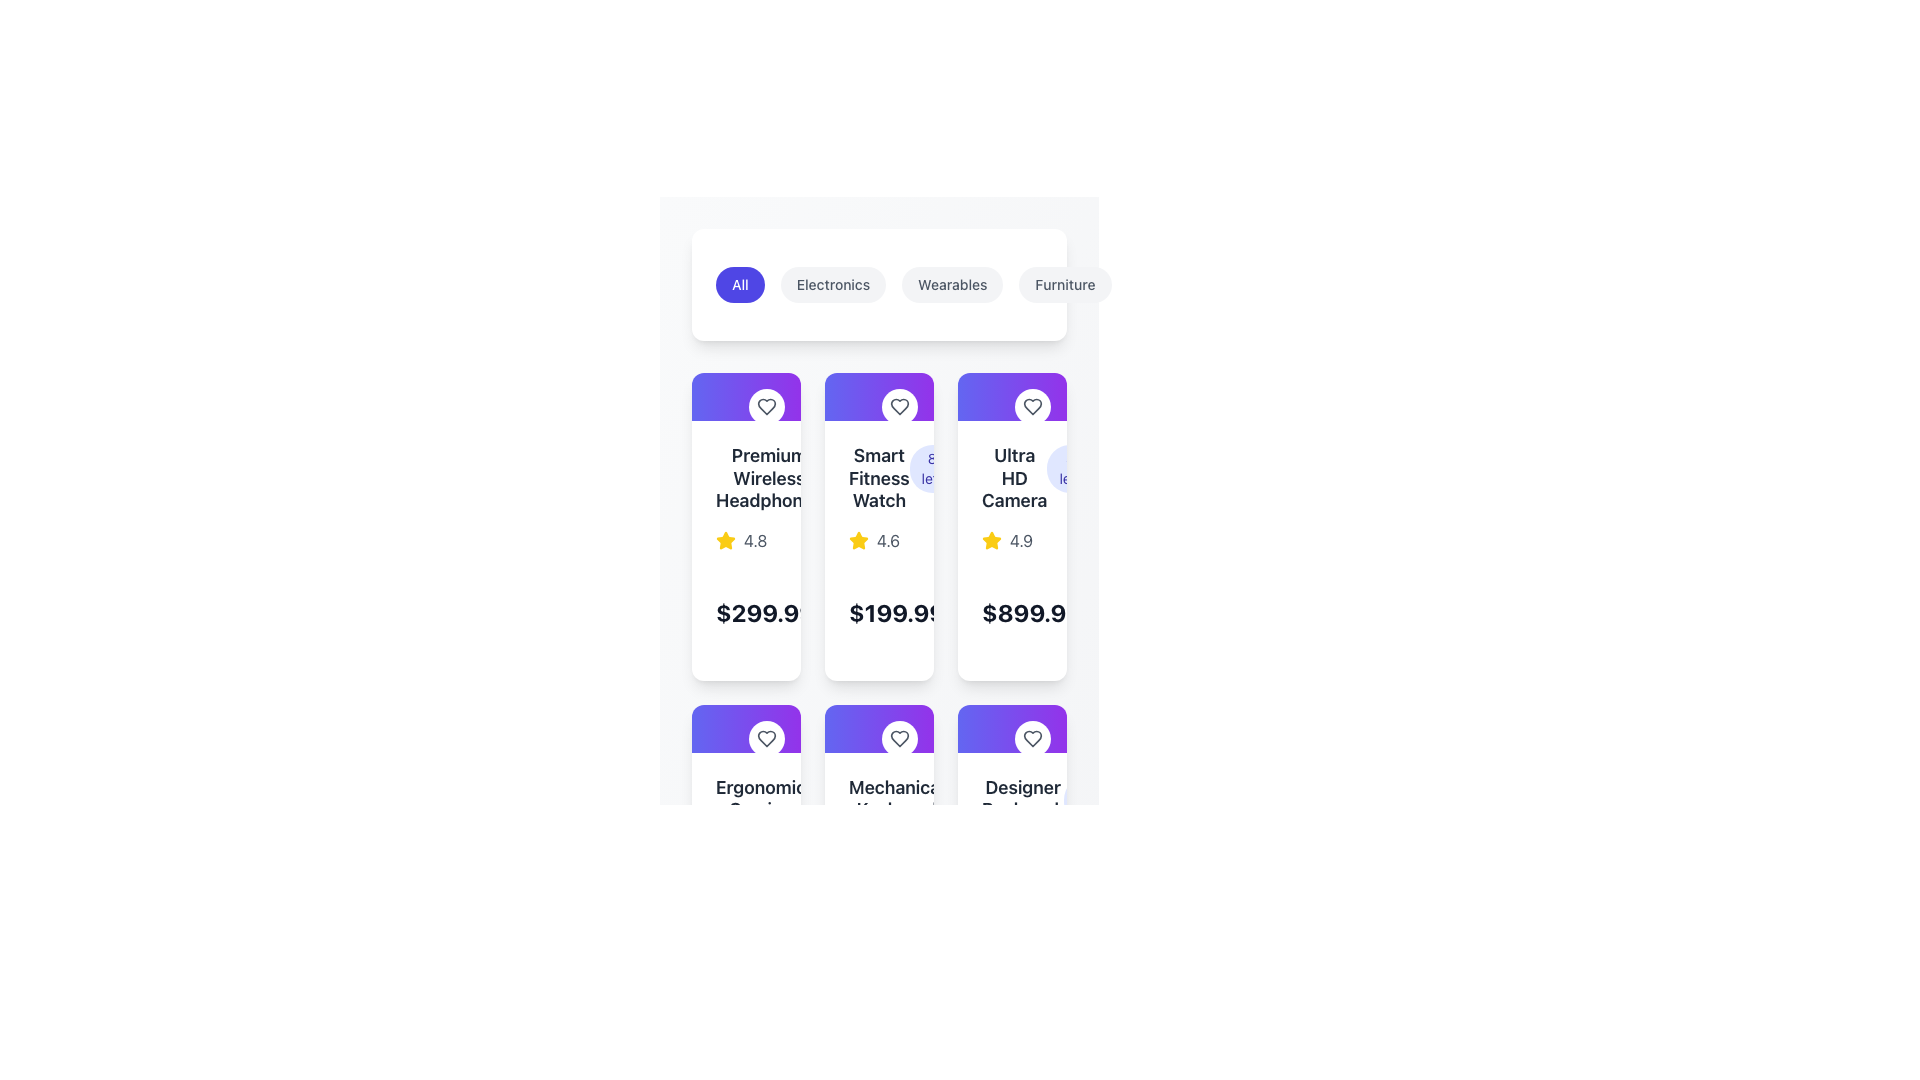 The image size is (1920, 1080). Describe the element at coordinates (895, 797) in the screenshot. I see `the Text Label displaying 'Mechanical Keyboard' within the product card interface, positioned below the heart icon and above the '20 left' badge` at that location.